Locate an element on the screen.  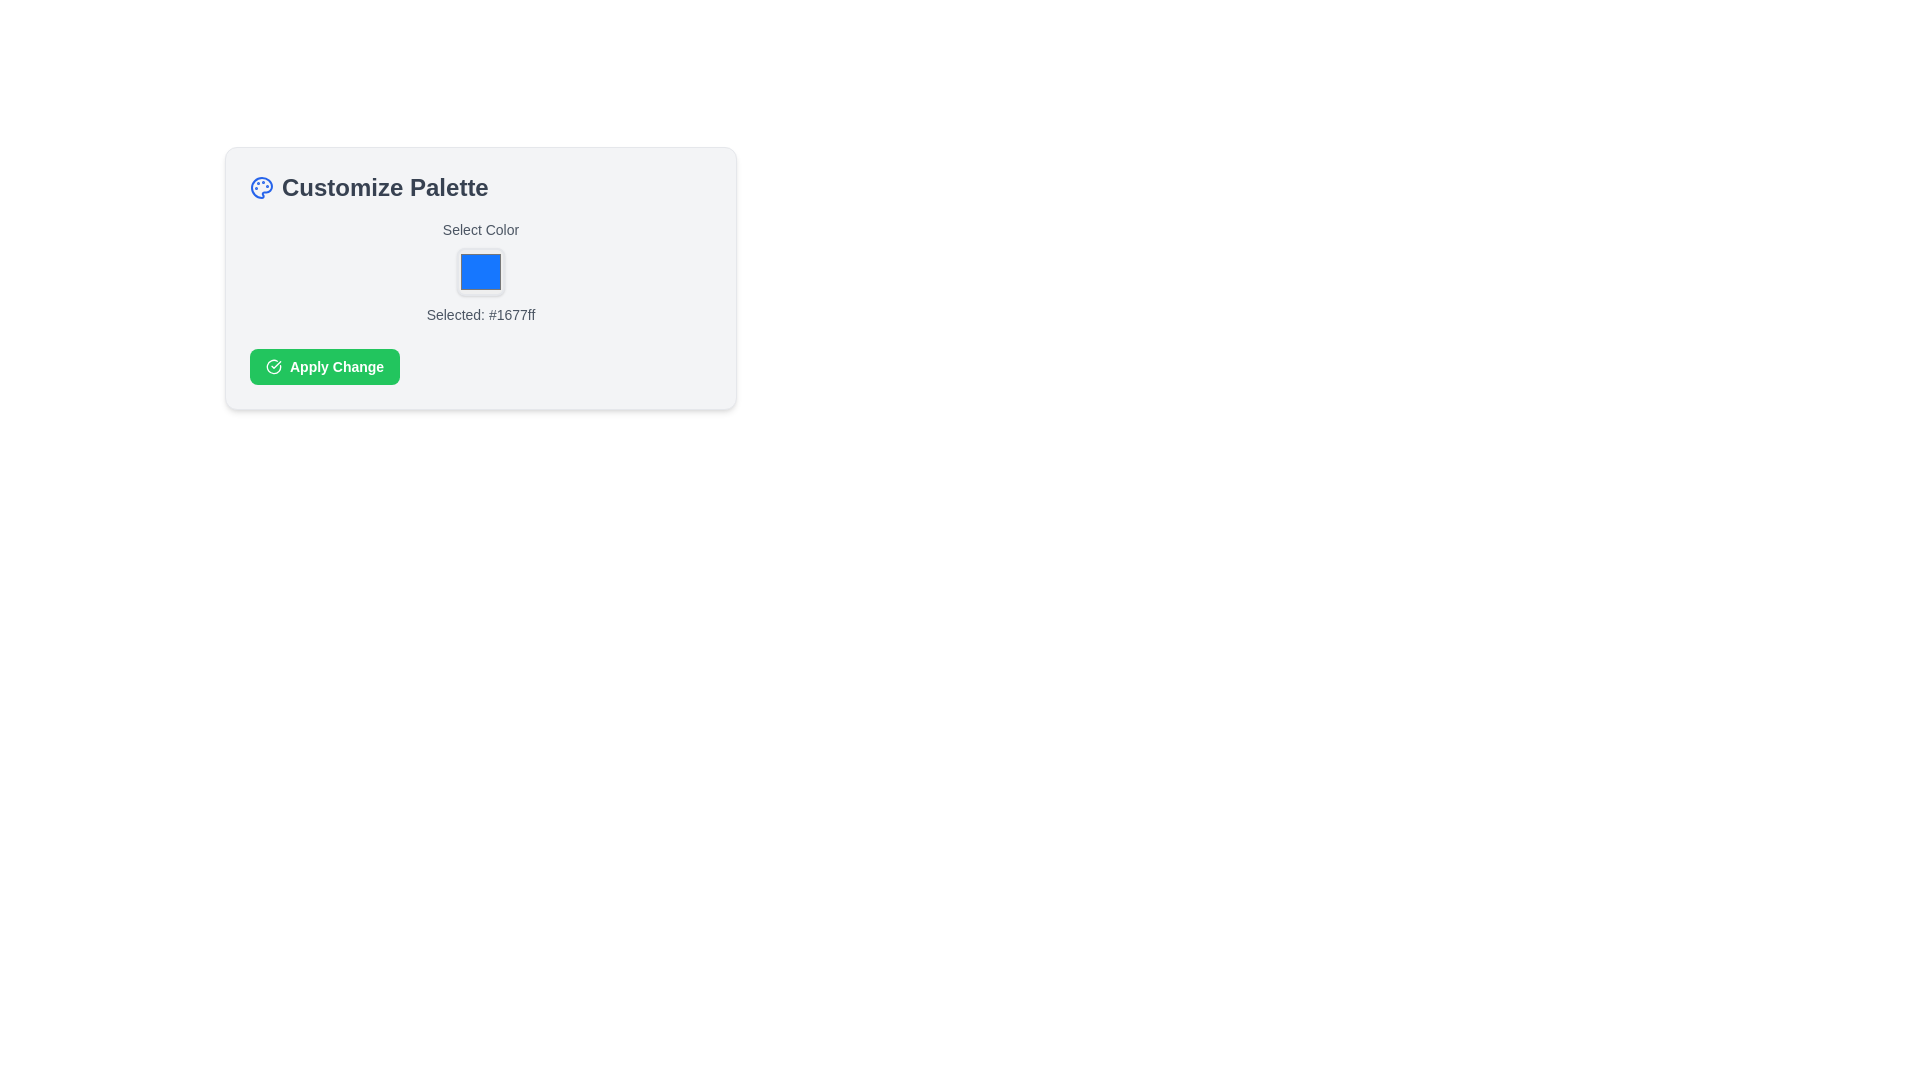
the circular icon located inside the green 'Apply Change' button at the bottom-left corner of the card interface is located at coordinates (272, 366).